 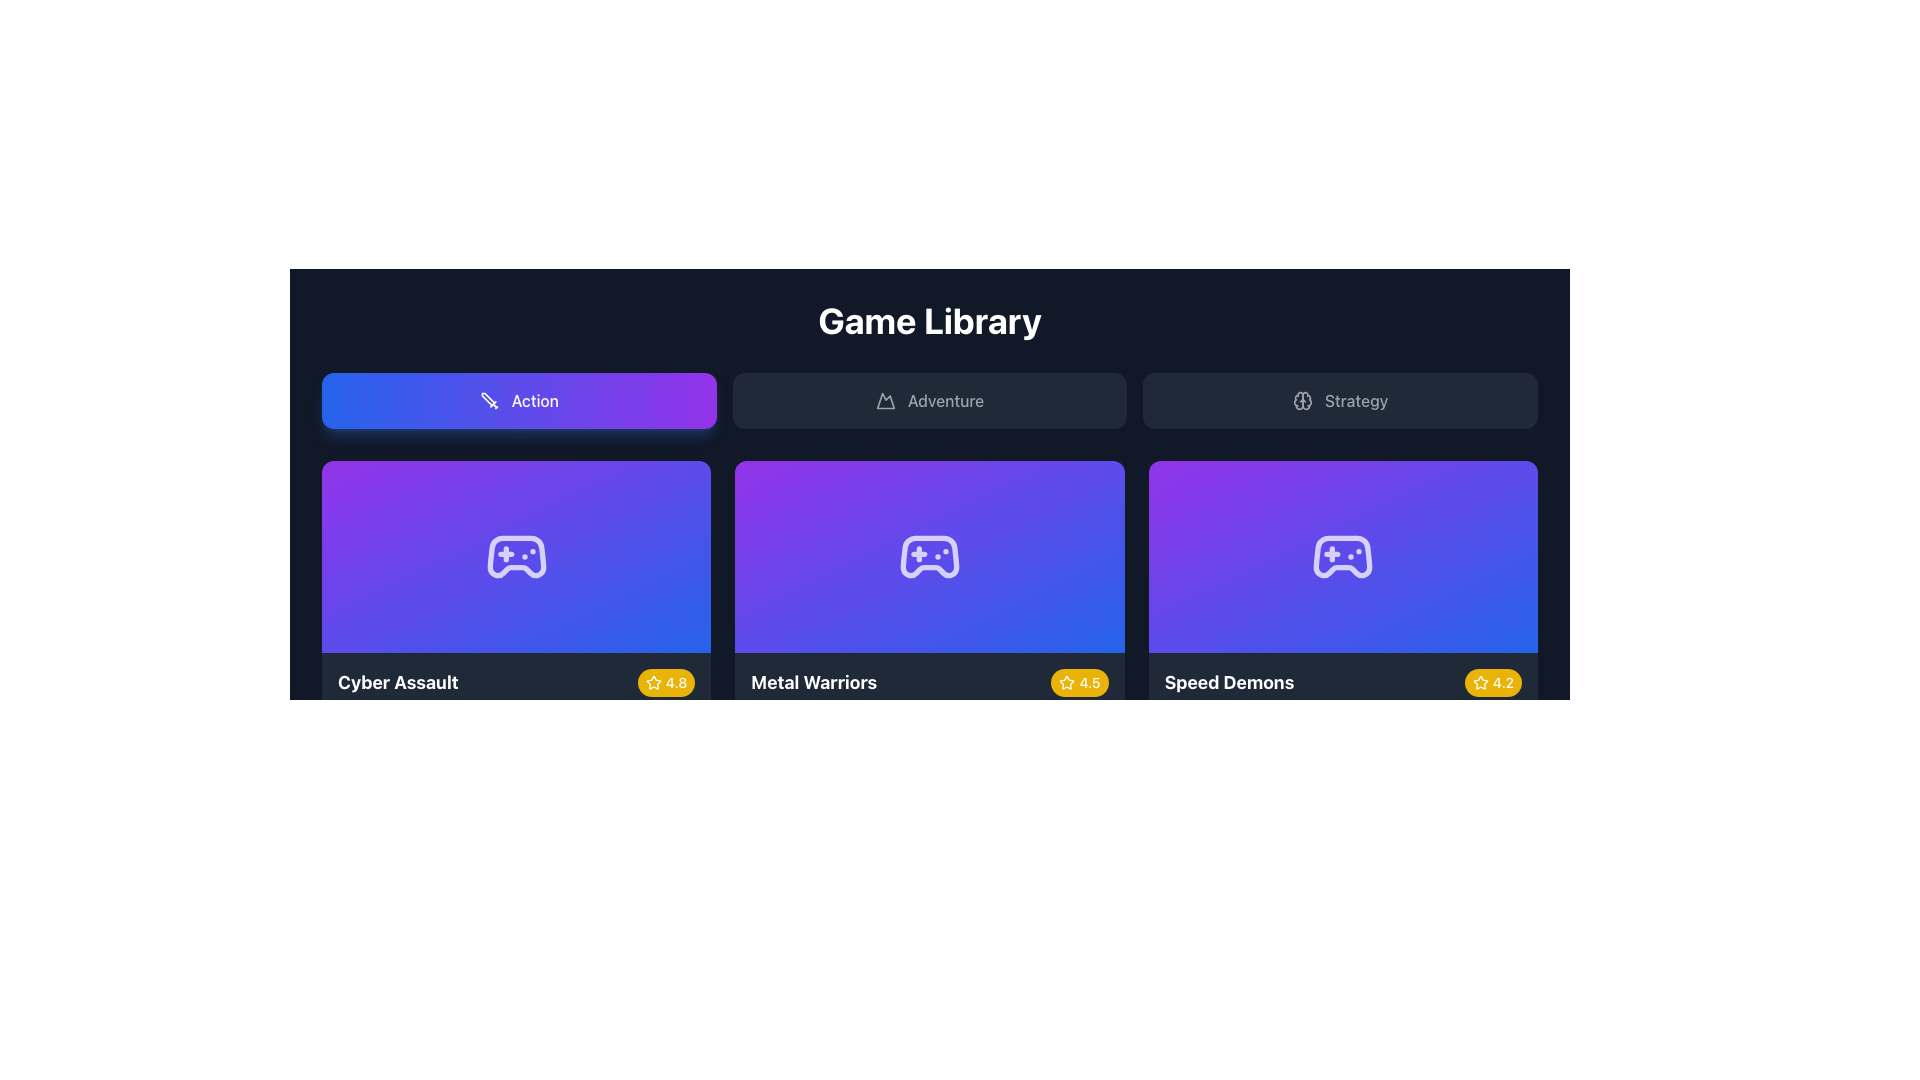 What do you see at coordinates (666, 681) in the screenshot?
I see `the displayed content of the Rating badge for the game 'Cyber Assault', which features a yellow background and shows a star icon followed by the text '4.8'` at bounding box center [666, 681].